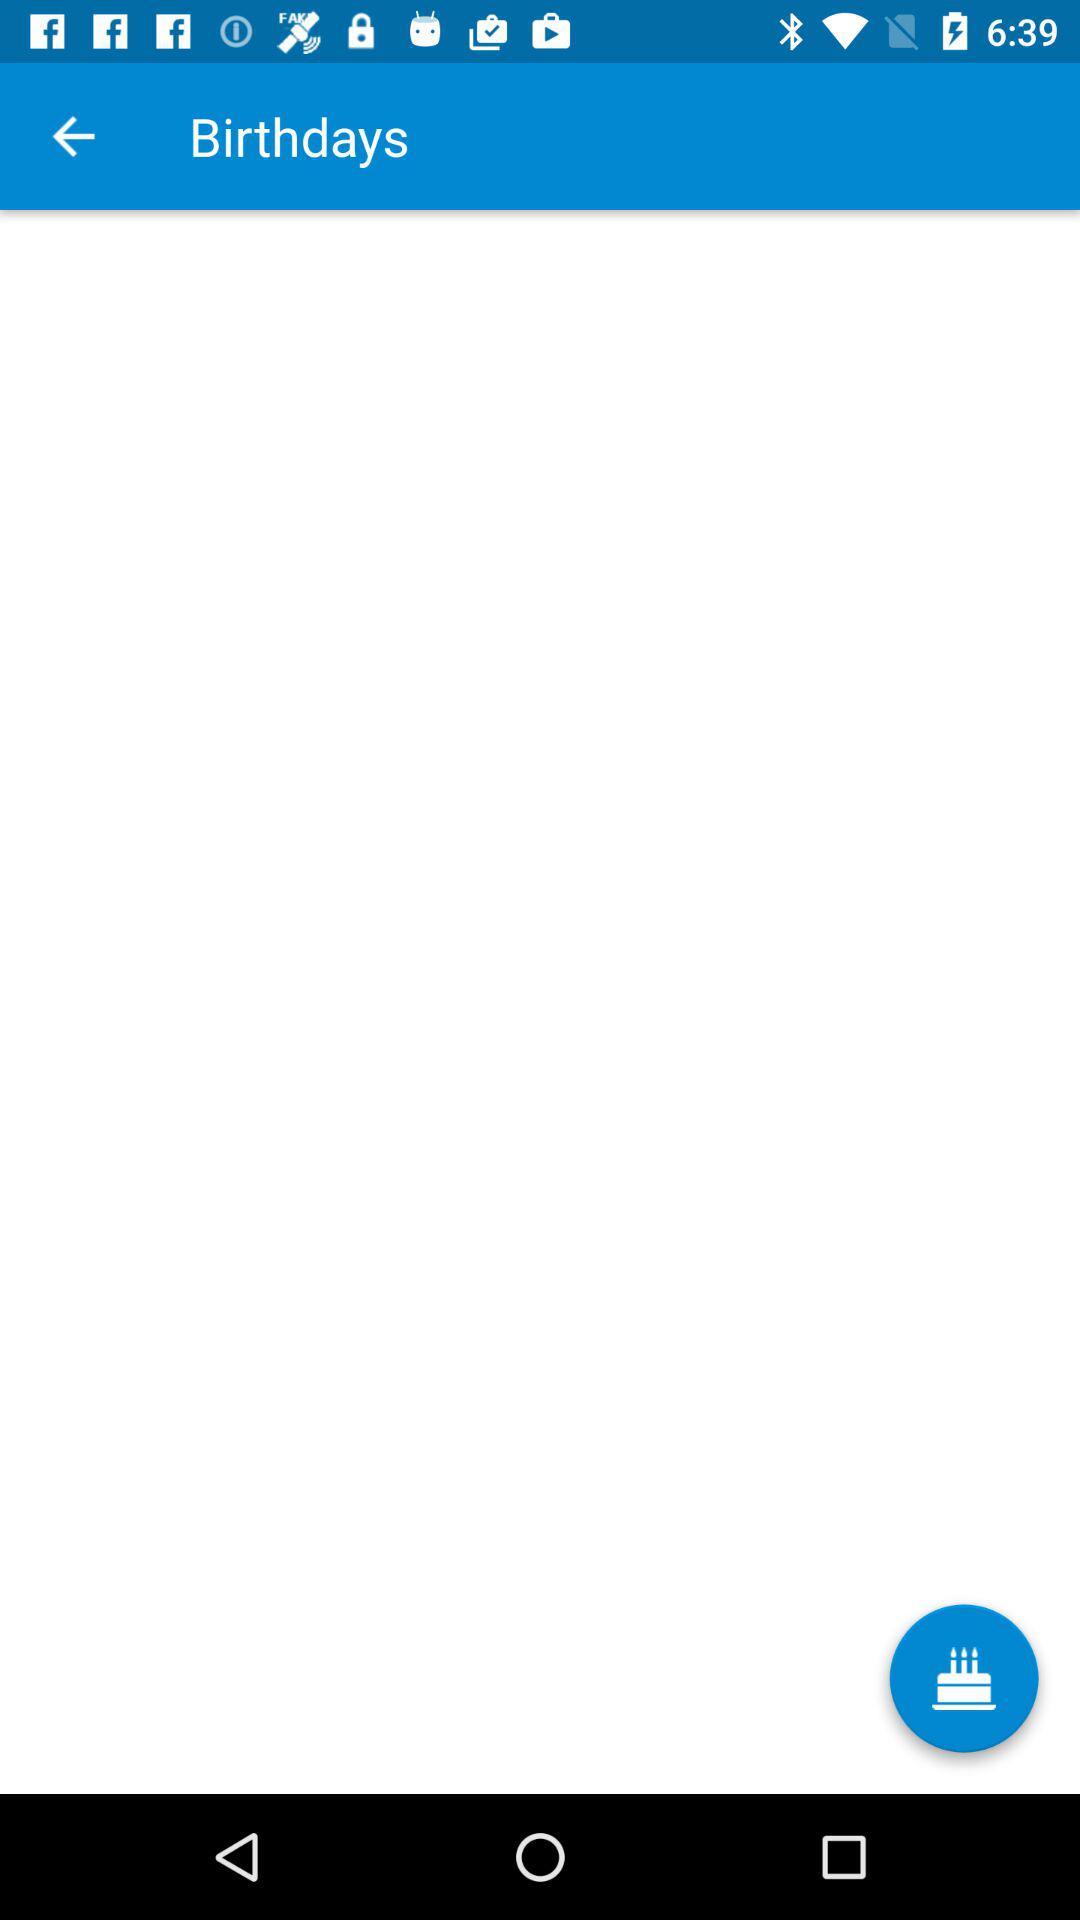 The image size is (1080, 1920). What do you see at coordinates (72, 135) in the screenshot?
I see `icon at the top left corner` at bounding box center [72, 135].